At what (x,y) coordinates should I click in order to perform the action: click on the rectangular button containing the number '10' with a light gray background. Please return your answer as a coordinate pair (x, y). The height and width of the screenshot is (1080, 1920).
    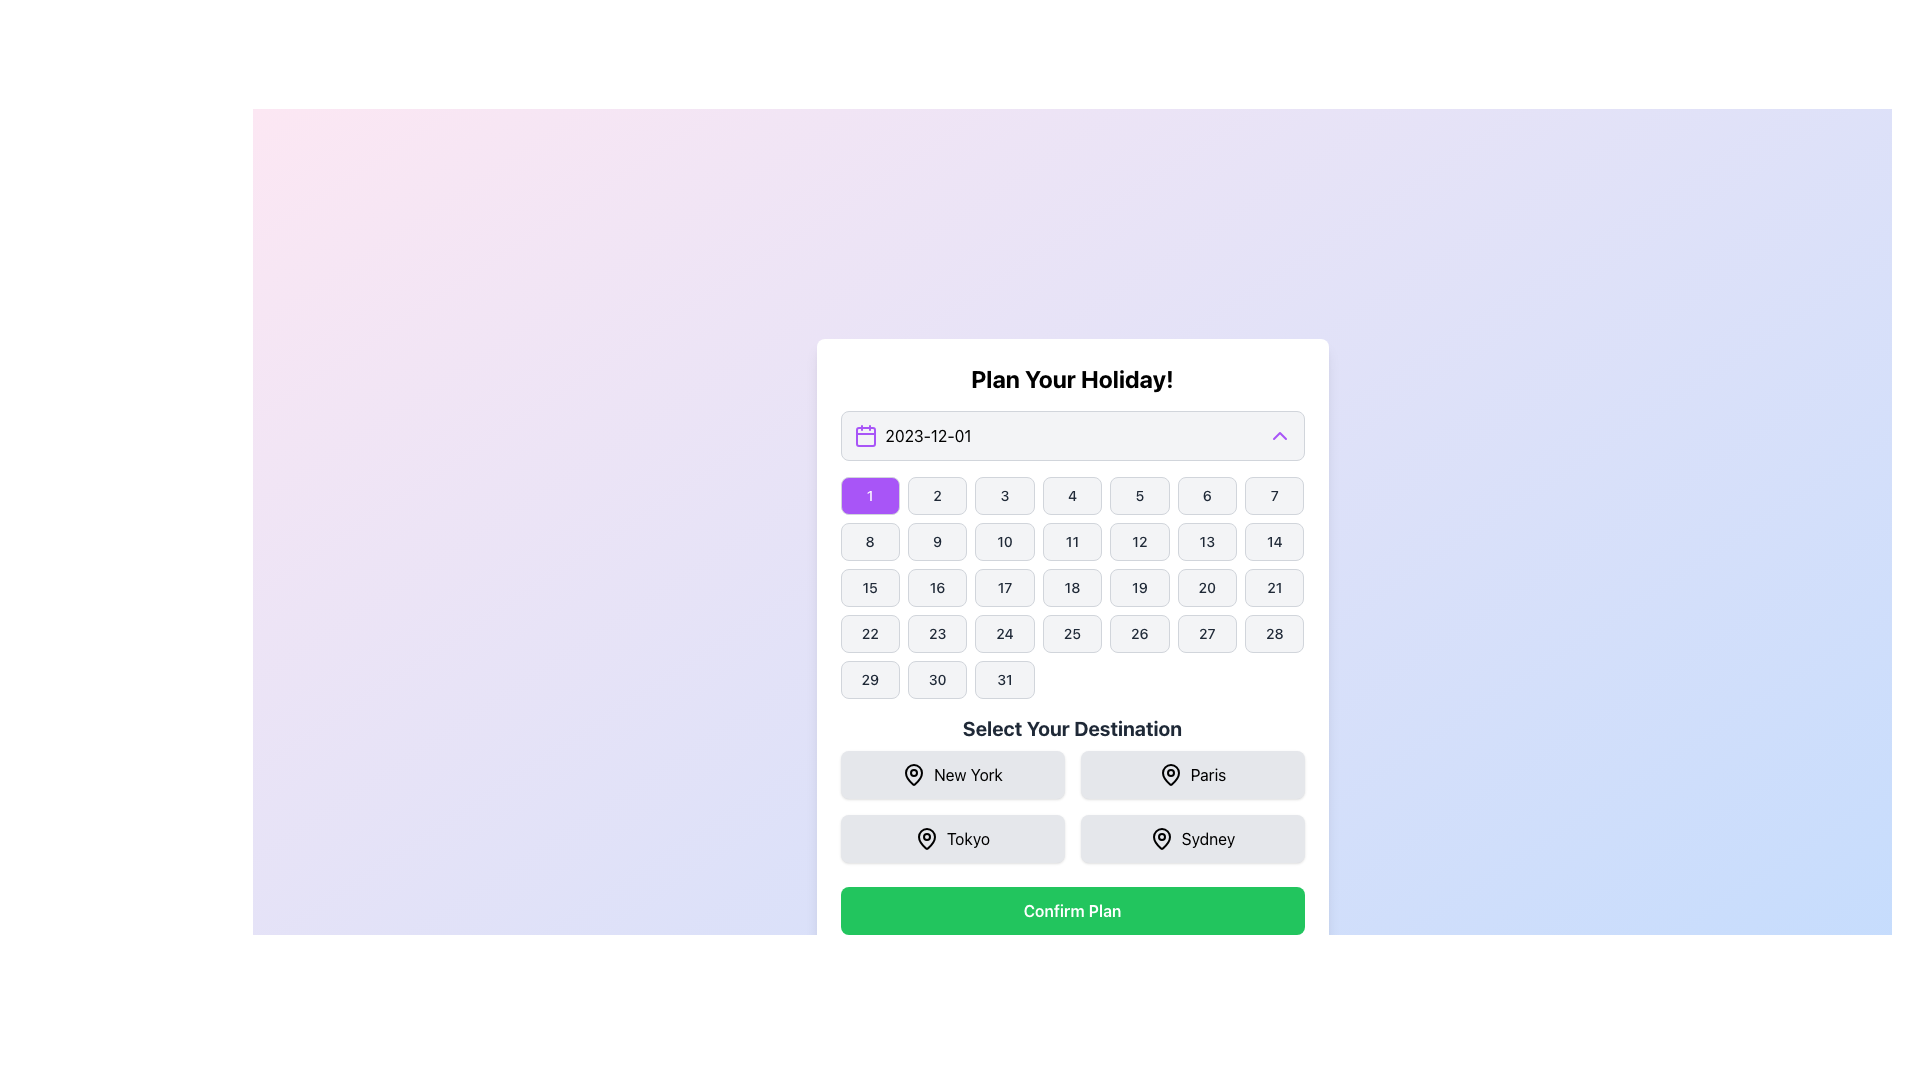
    Looking at the image, I should click on (1005, 542).